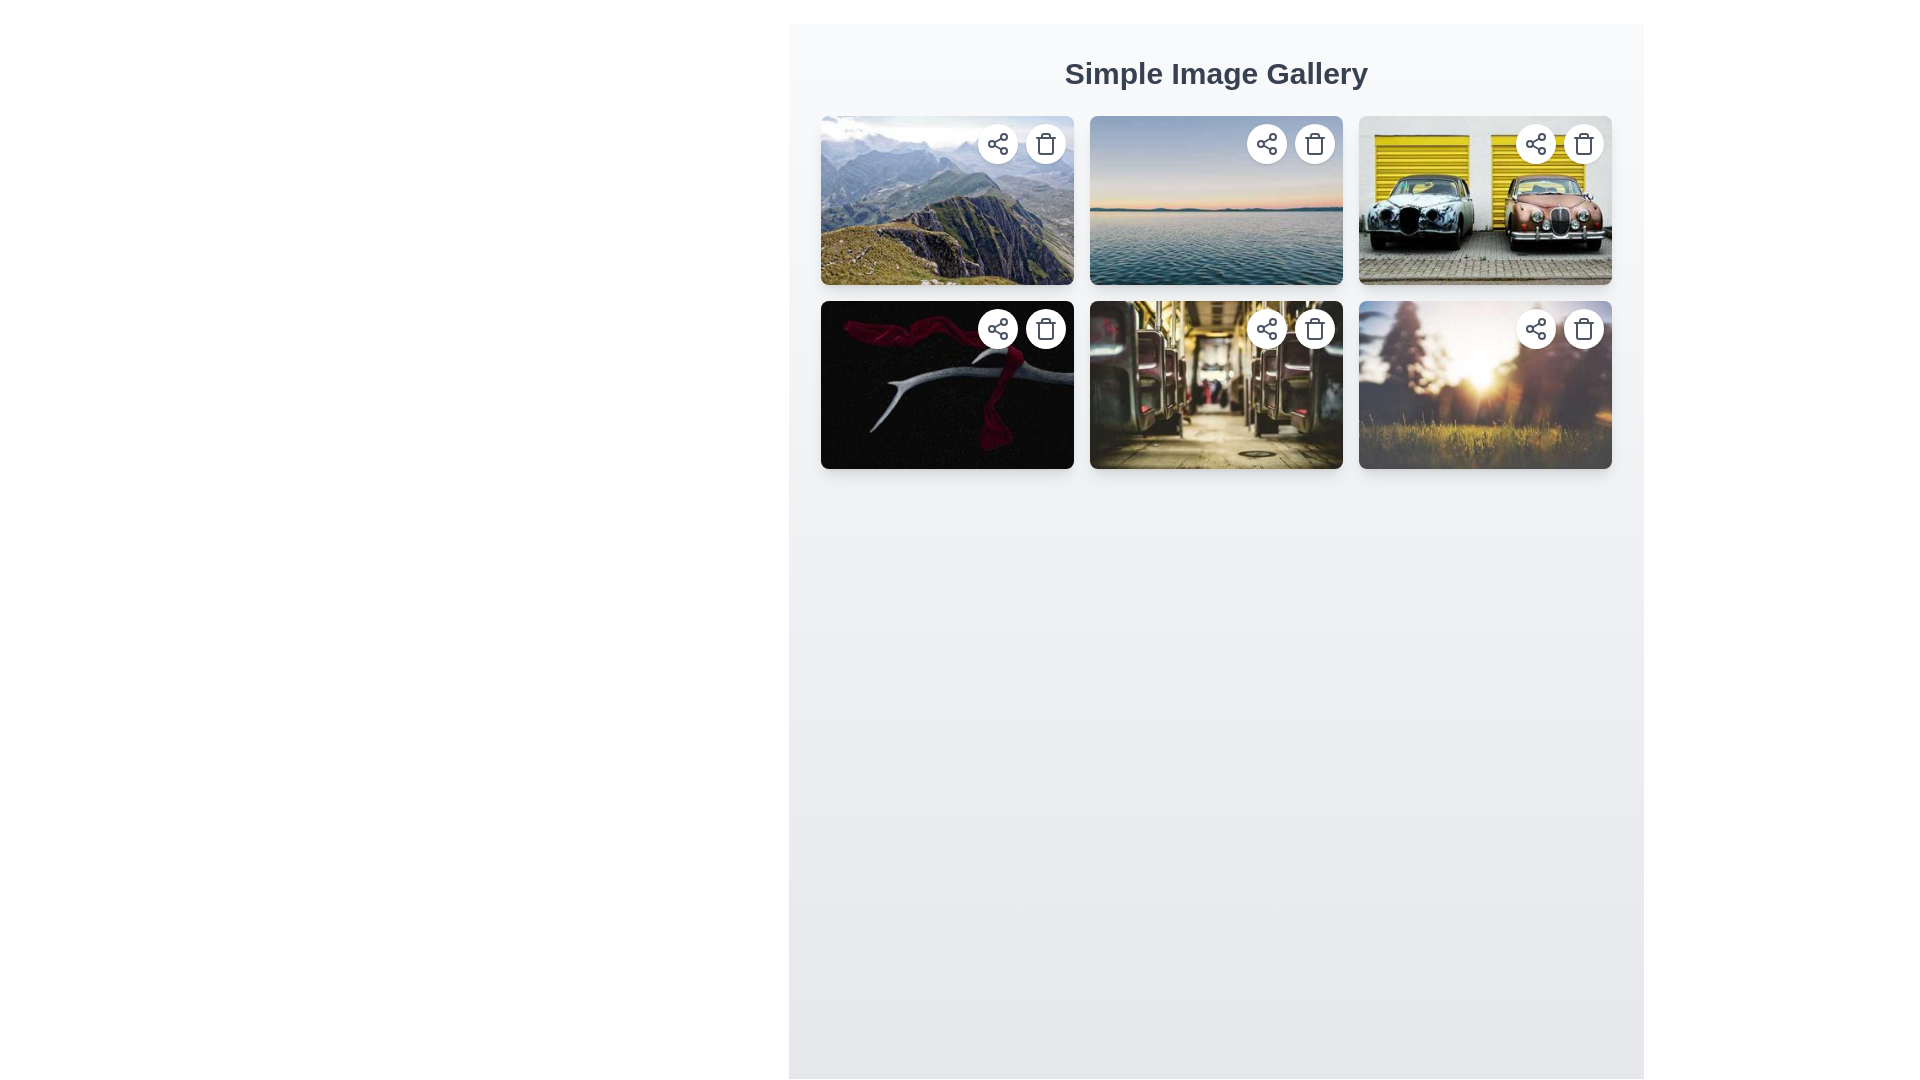 This screenshot has height=1080, width=1920. Describe the element at coordinates (998, 326) in the screenshot. I see `the sharing icon button located in the second row and first column of the image grid` at that location.